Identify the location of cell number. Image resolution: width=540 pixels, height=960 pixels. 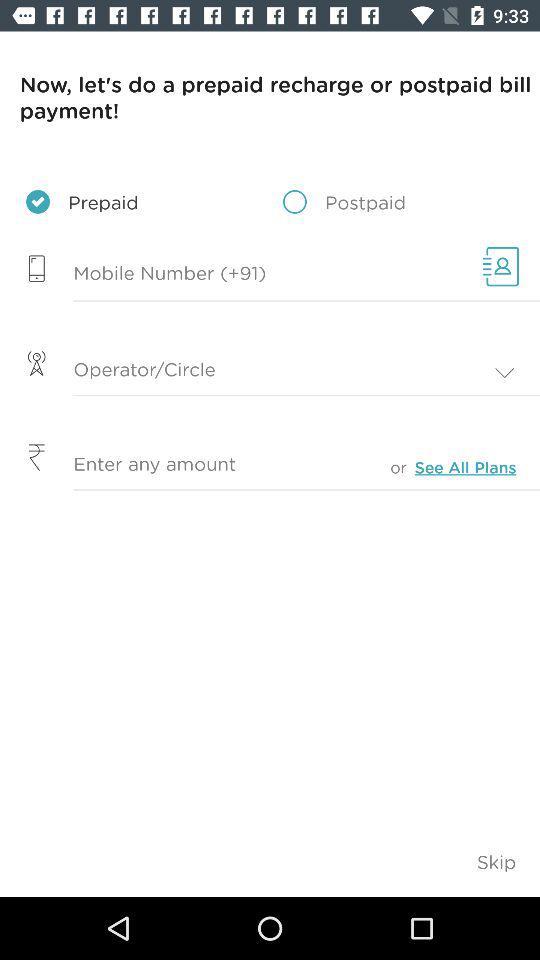
(235, 273).